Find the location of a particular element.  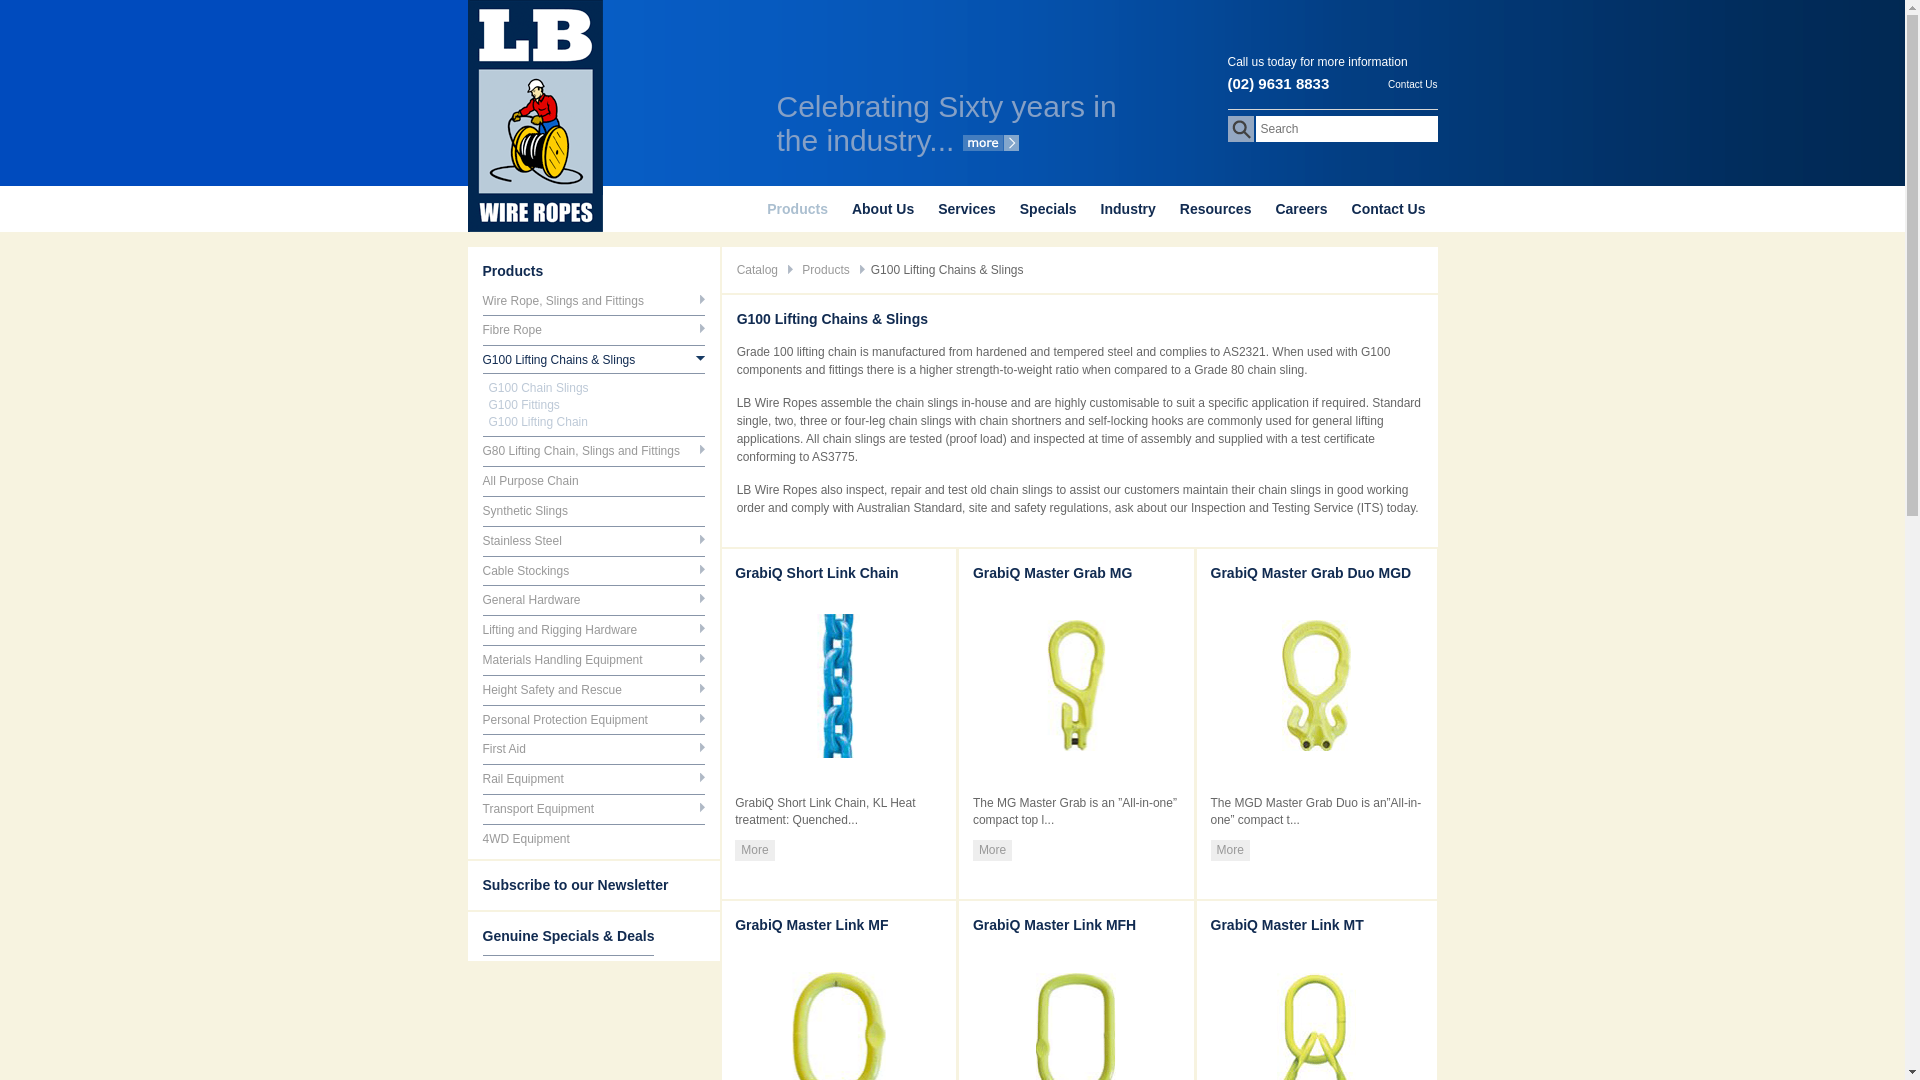

'Personal Protection Equipment' is located at coordinates (563, 720).